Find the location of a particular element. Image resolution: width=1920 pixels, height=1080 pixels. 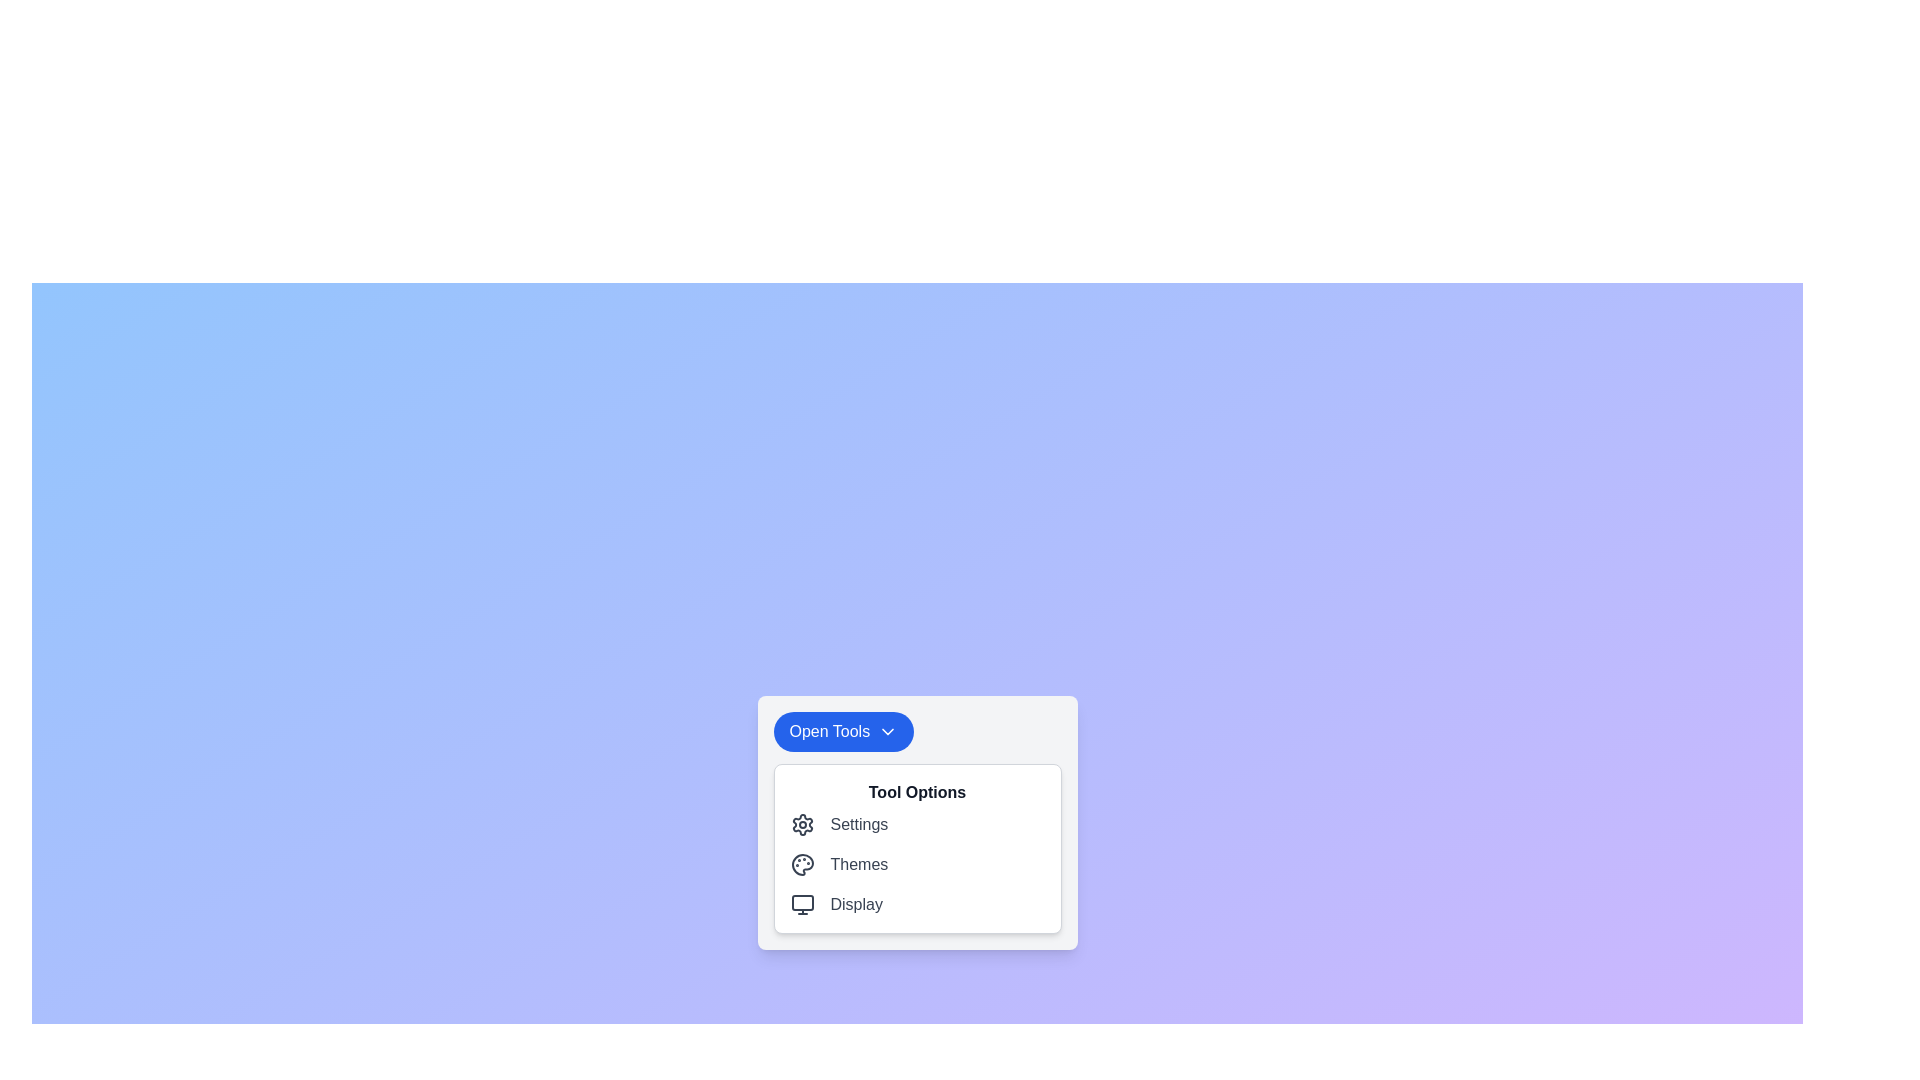

one of the selectable options in the settings sub-menu located below the 'Open Tools' button is located at coordinates (916, 848).